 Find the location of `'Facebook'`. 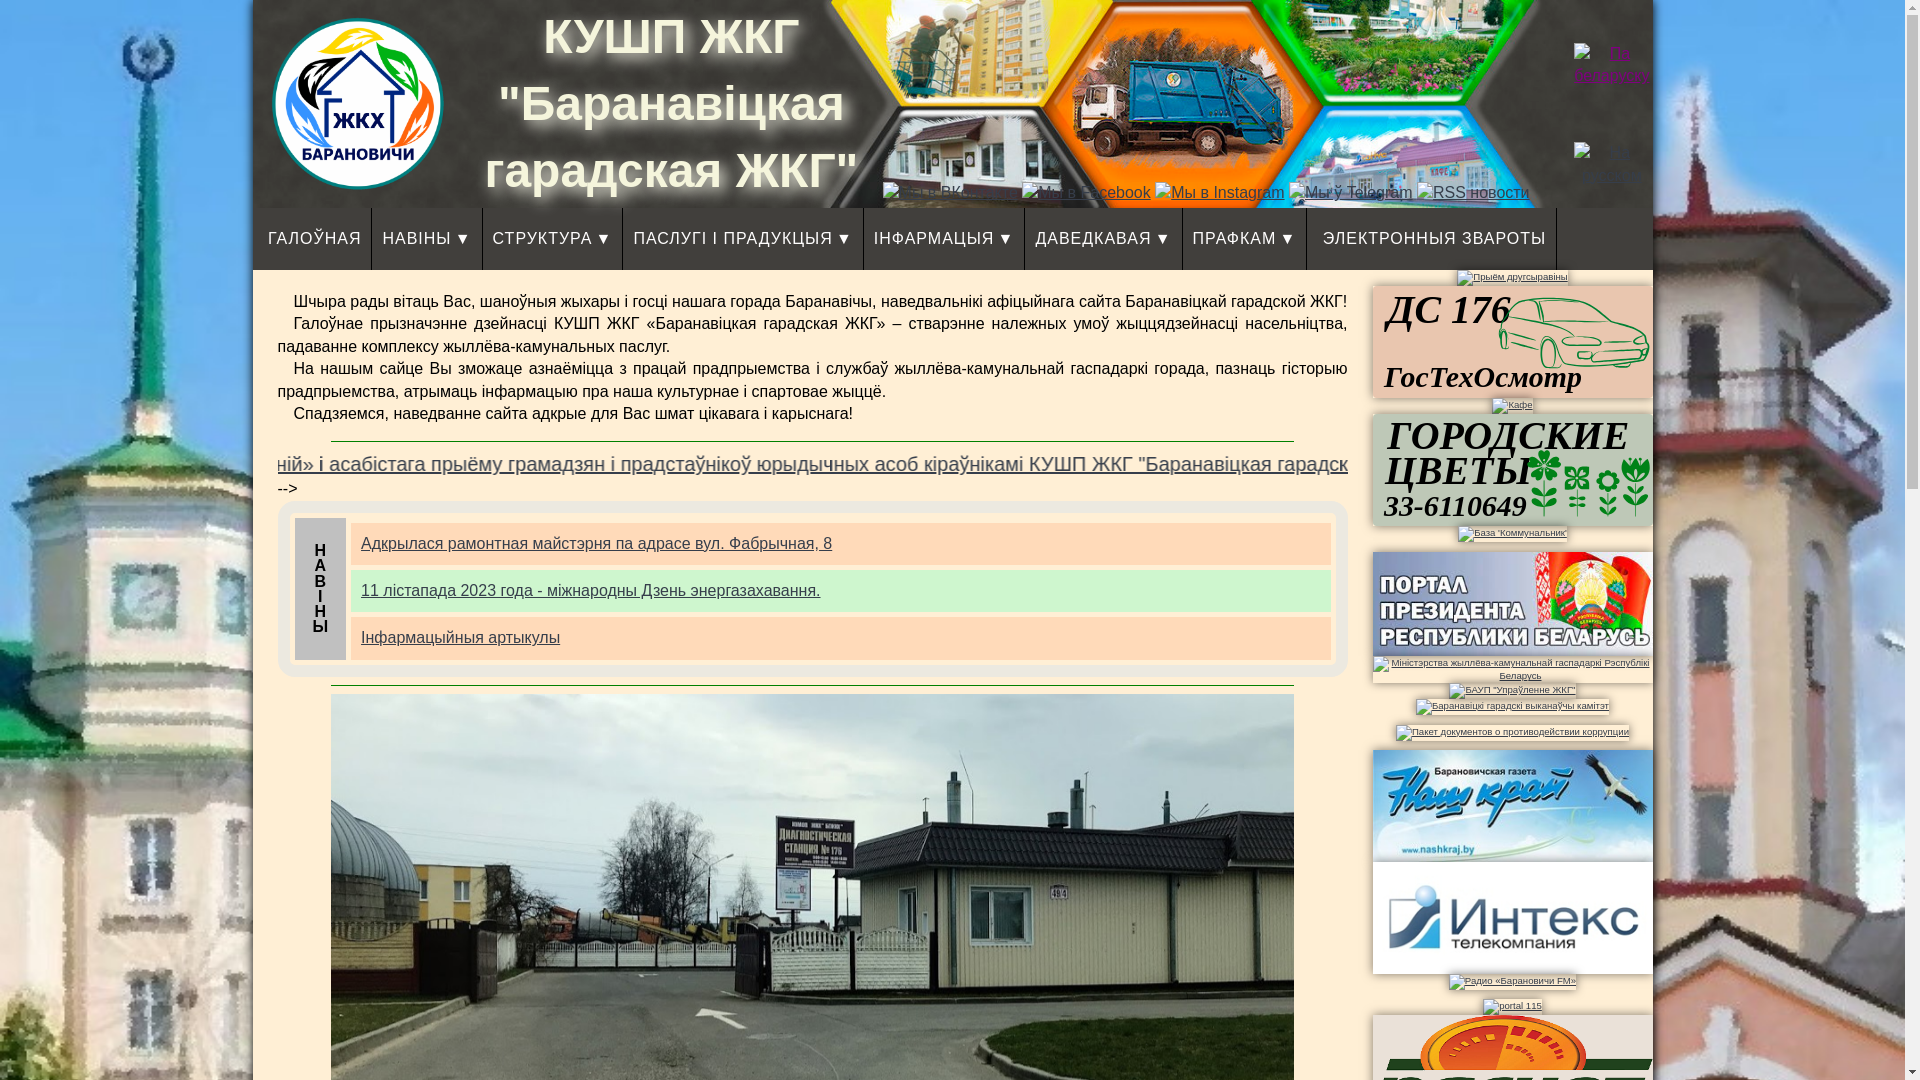

'Facebook' is located at coordinates (1084, 192).